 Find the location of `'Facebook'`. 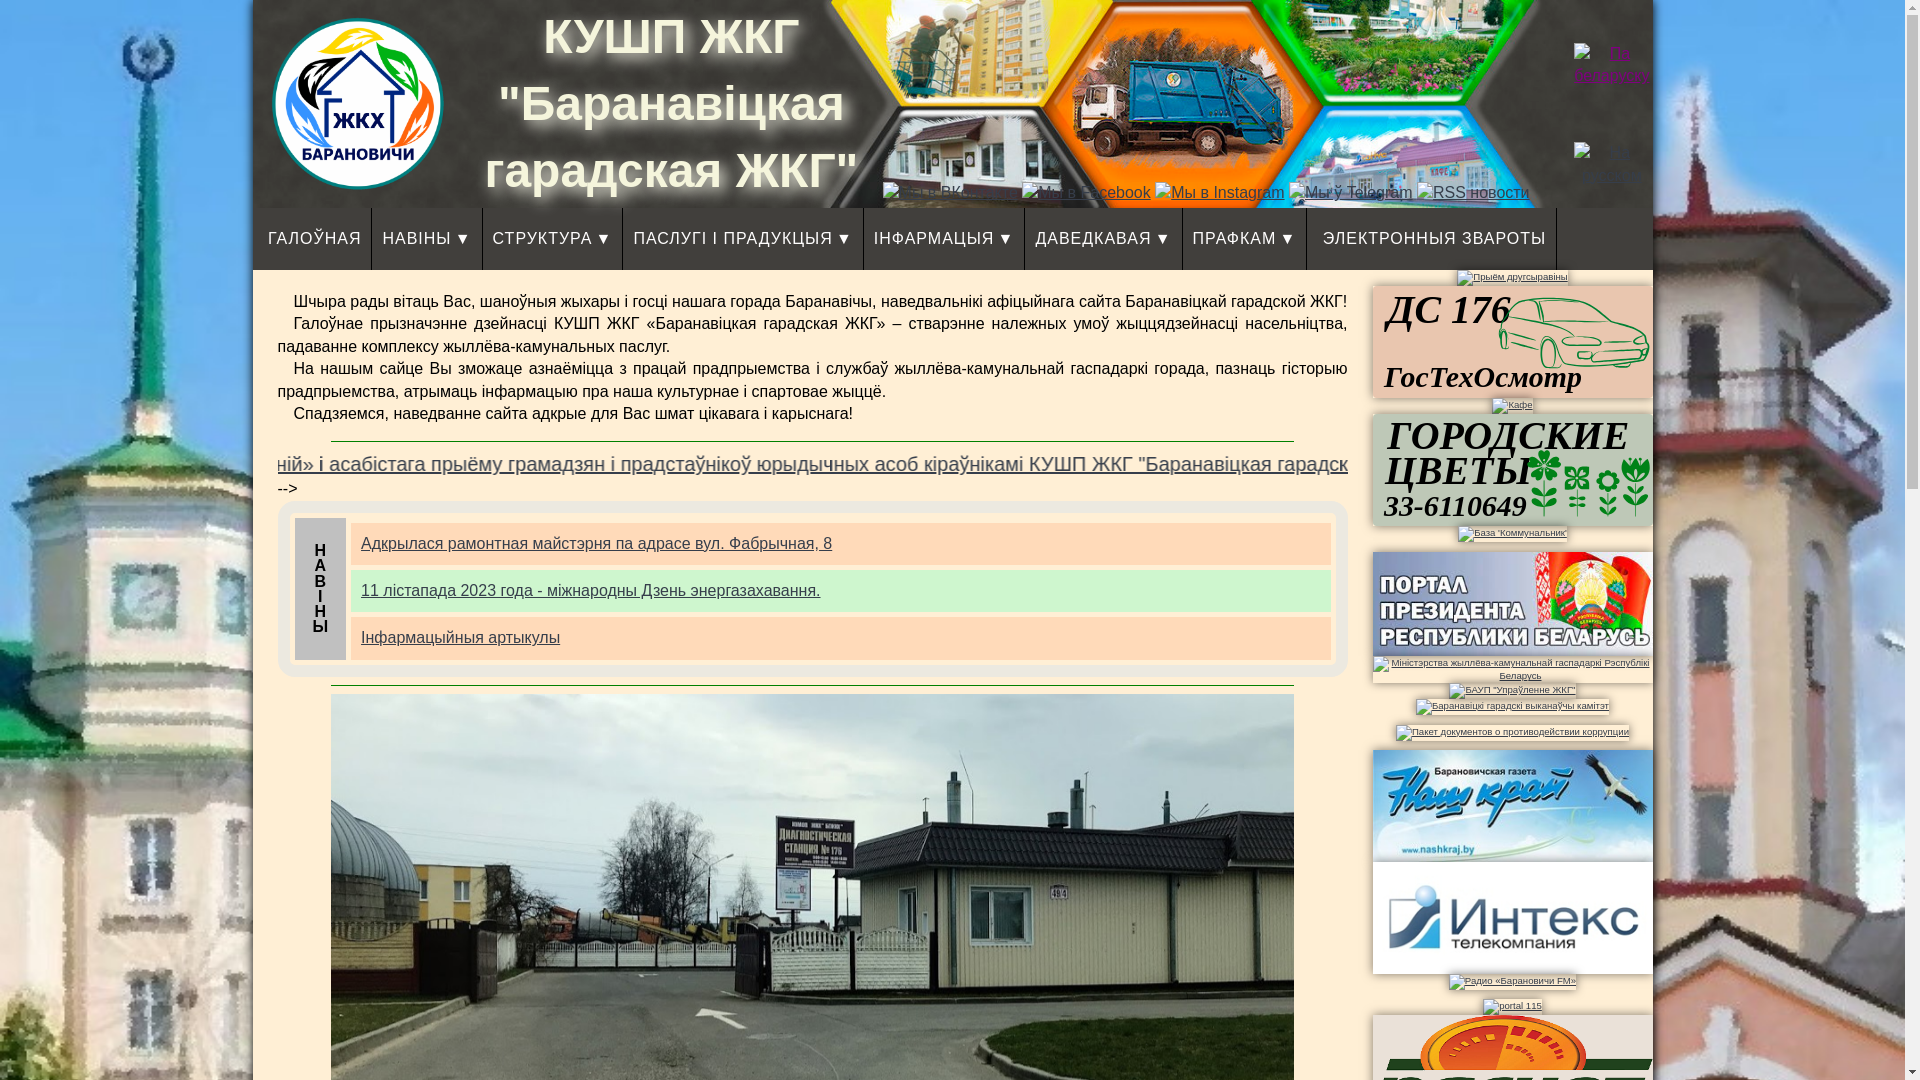

'Facebook' is located at coordinates (1084, 192).